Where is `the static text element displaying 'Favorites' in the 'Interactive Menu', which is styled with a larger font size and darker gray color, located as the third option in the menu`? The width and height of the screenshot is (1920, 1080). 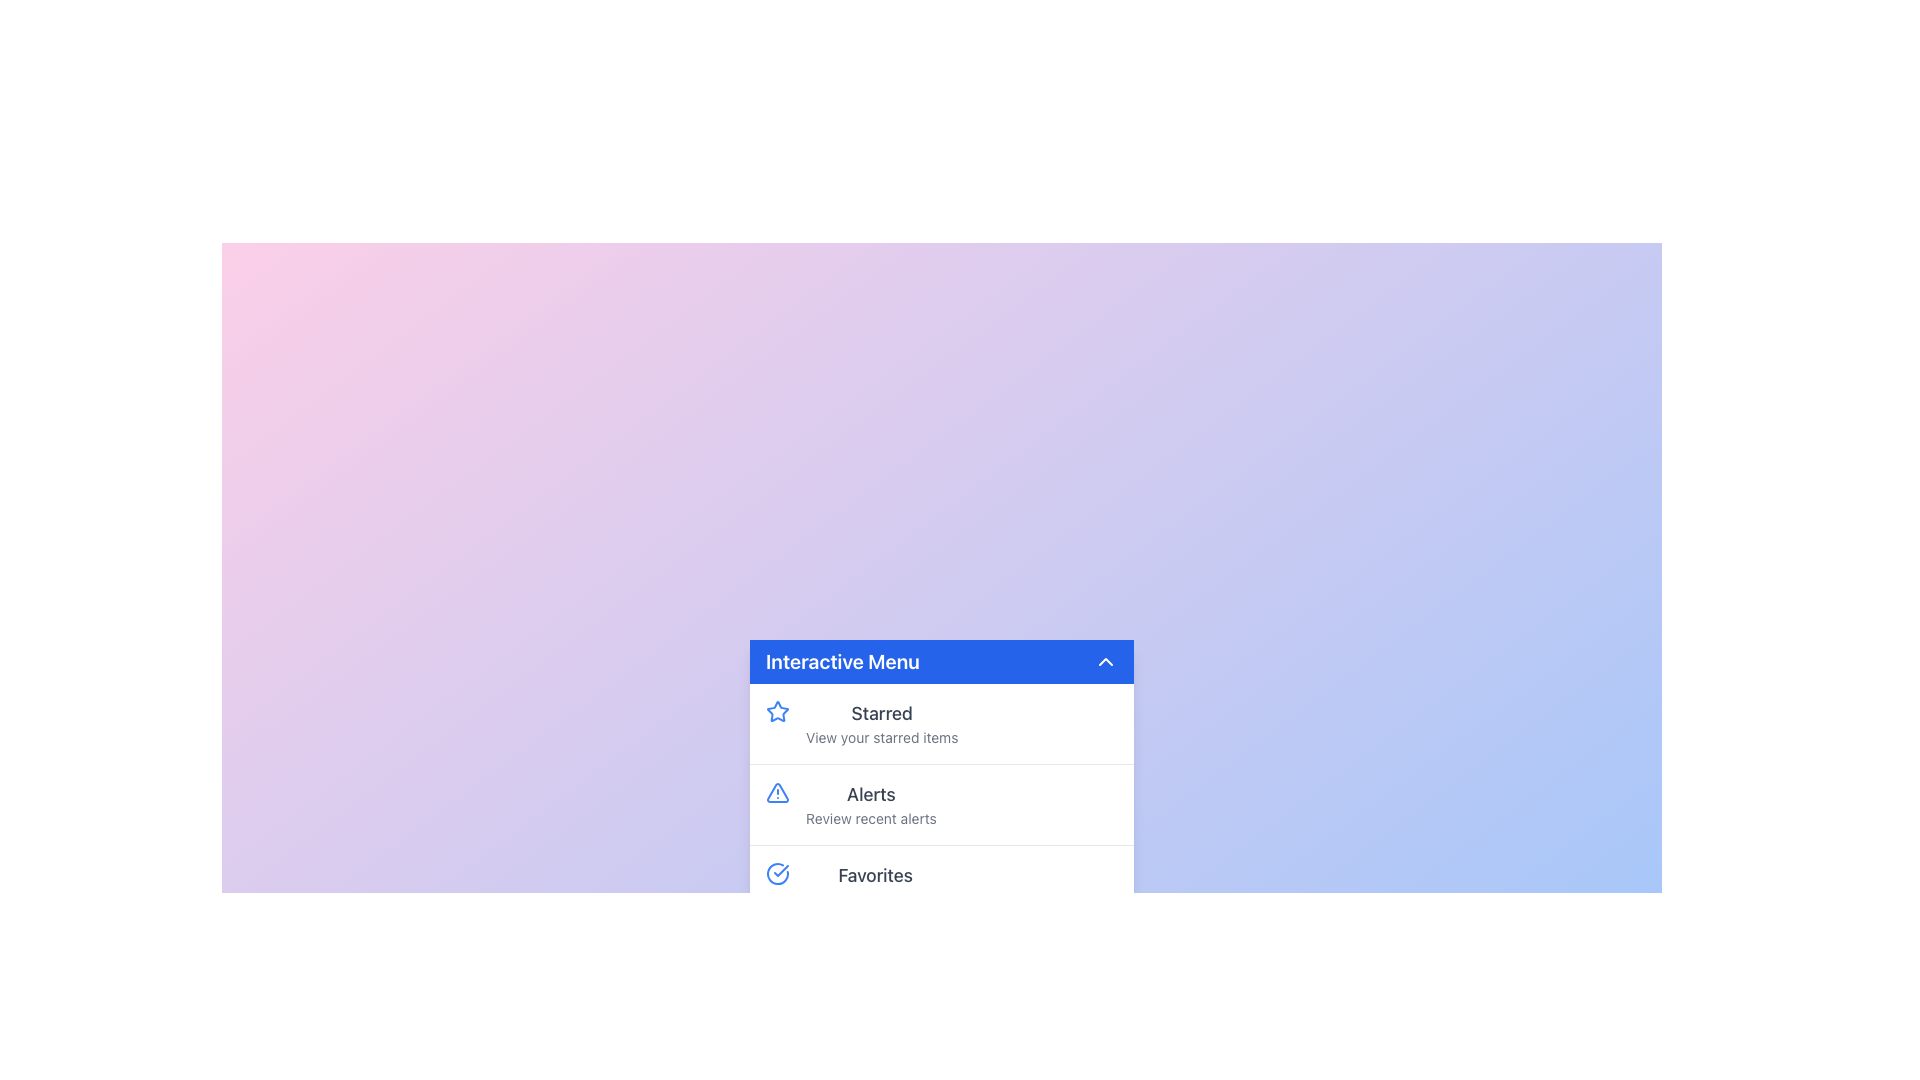
the static text element displaying 'Favorites' in the 'Interactive Menu', which is styled with a larger font size and darker gray color, located as the third option in the menu is located at coordinates (875, 874).